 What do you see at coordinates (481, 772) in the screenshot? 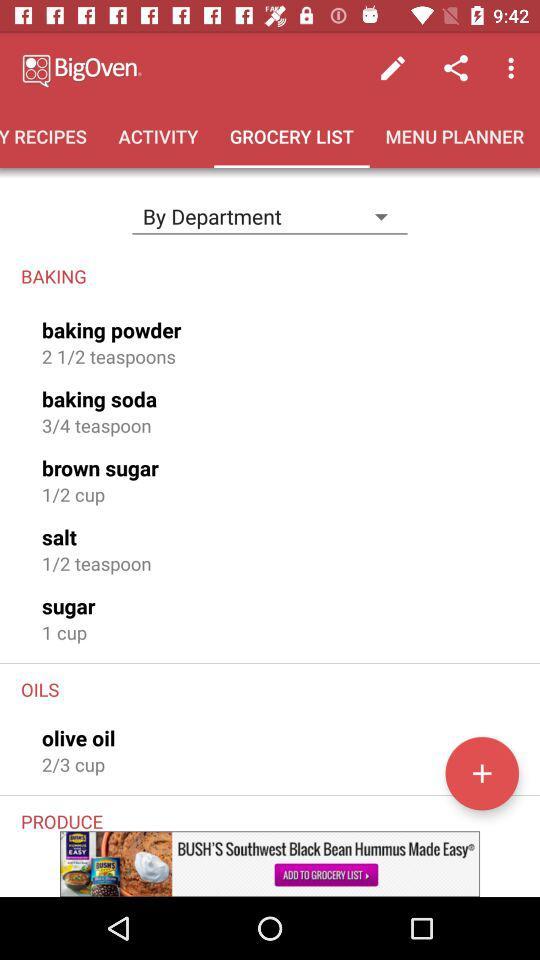
I see `the add icon` at bounding box center [481, 772].